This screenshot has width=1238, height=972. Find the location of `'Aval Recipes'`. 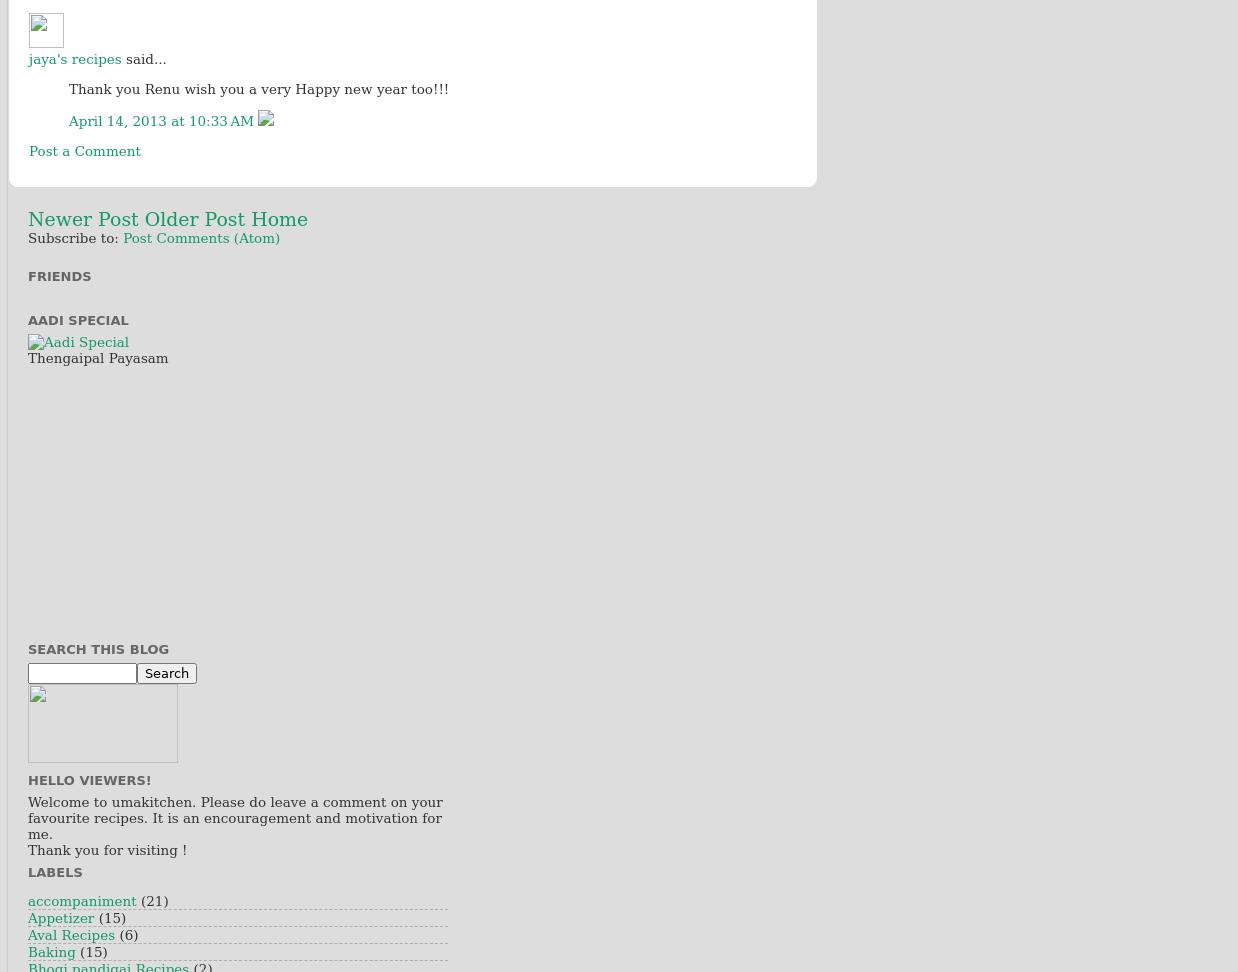

'Aval Recipes' is located at coordinates (26, 933).